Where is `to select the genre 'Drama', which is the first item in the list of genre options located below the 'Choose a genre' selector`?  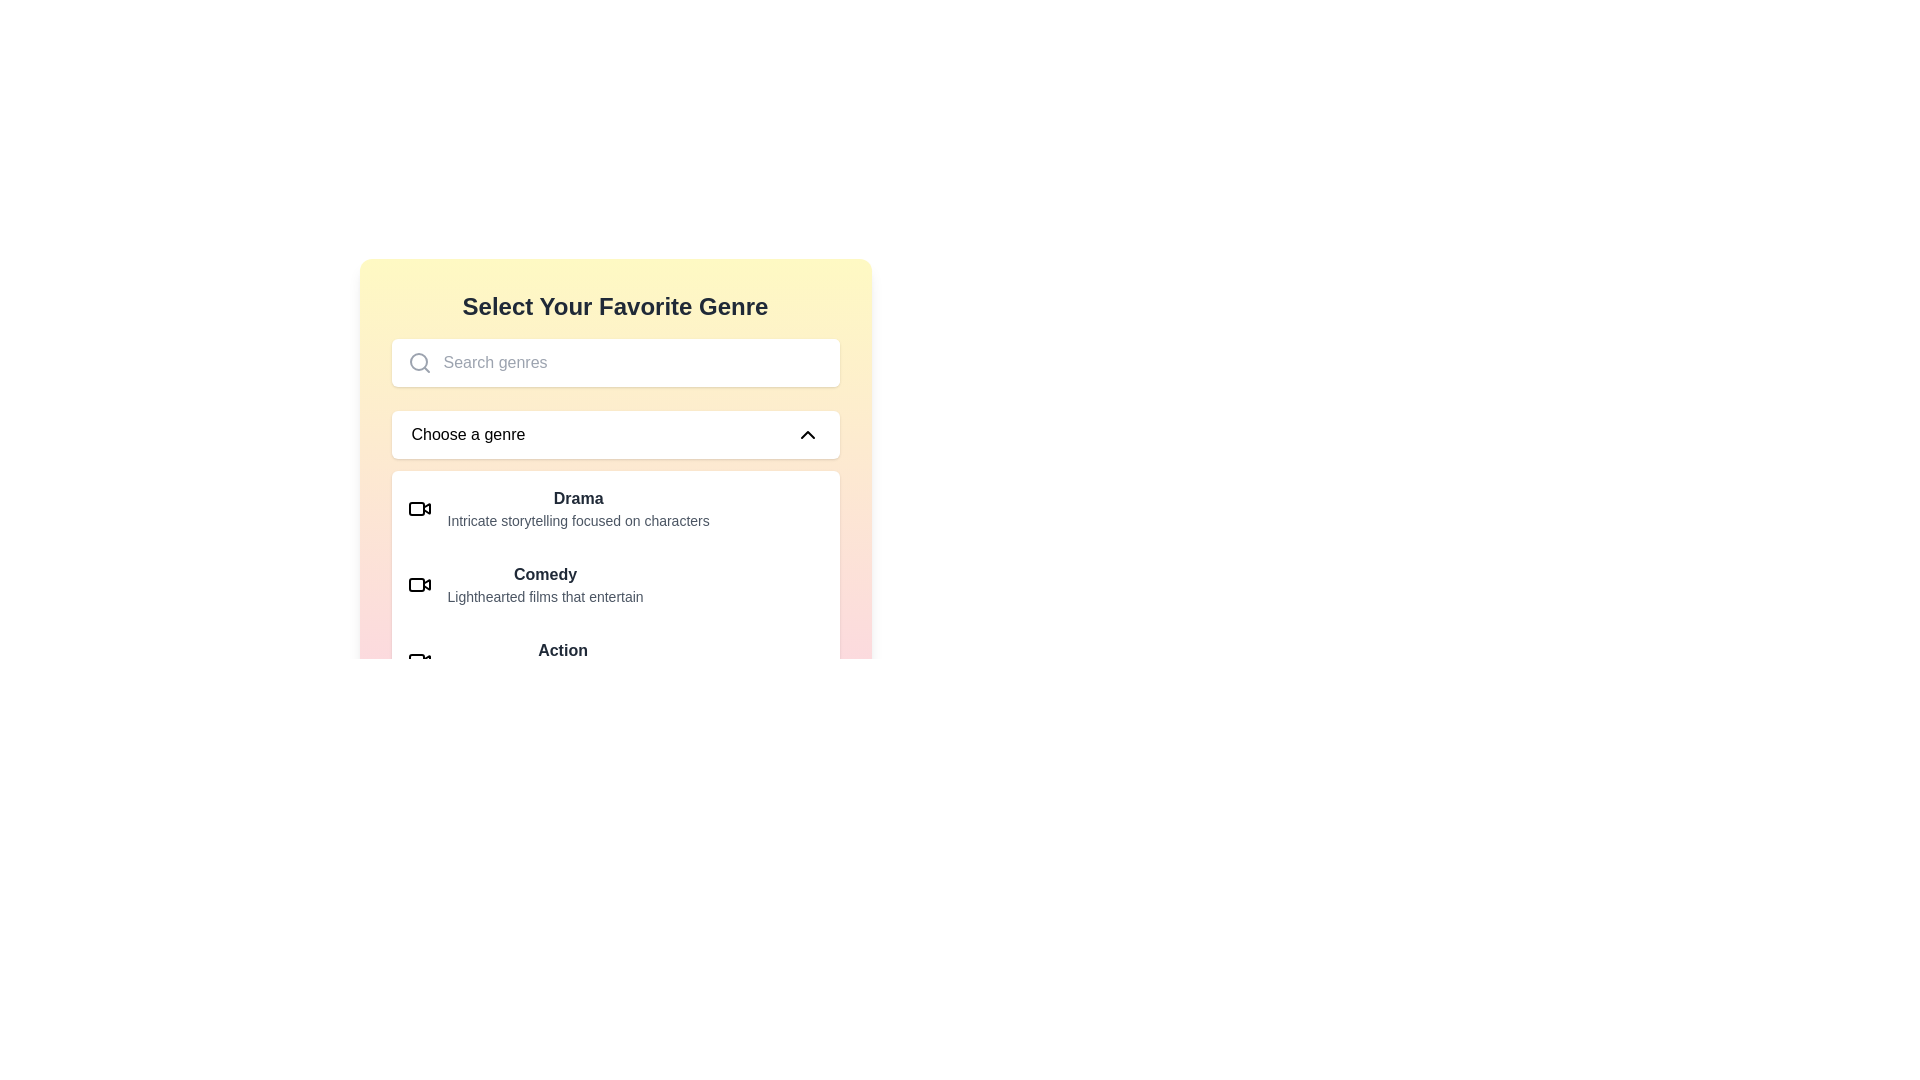
to select the genre 'Drama', which is the first item in the list of genre options located below the 'Choose a genre' selector is located at coordinates (577, 508).